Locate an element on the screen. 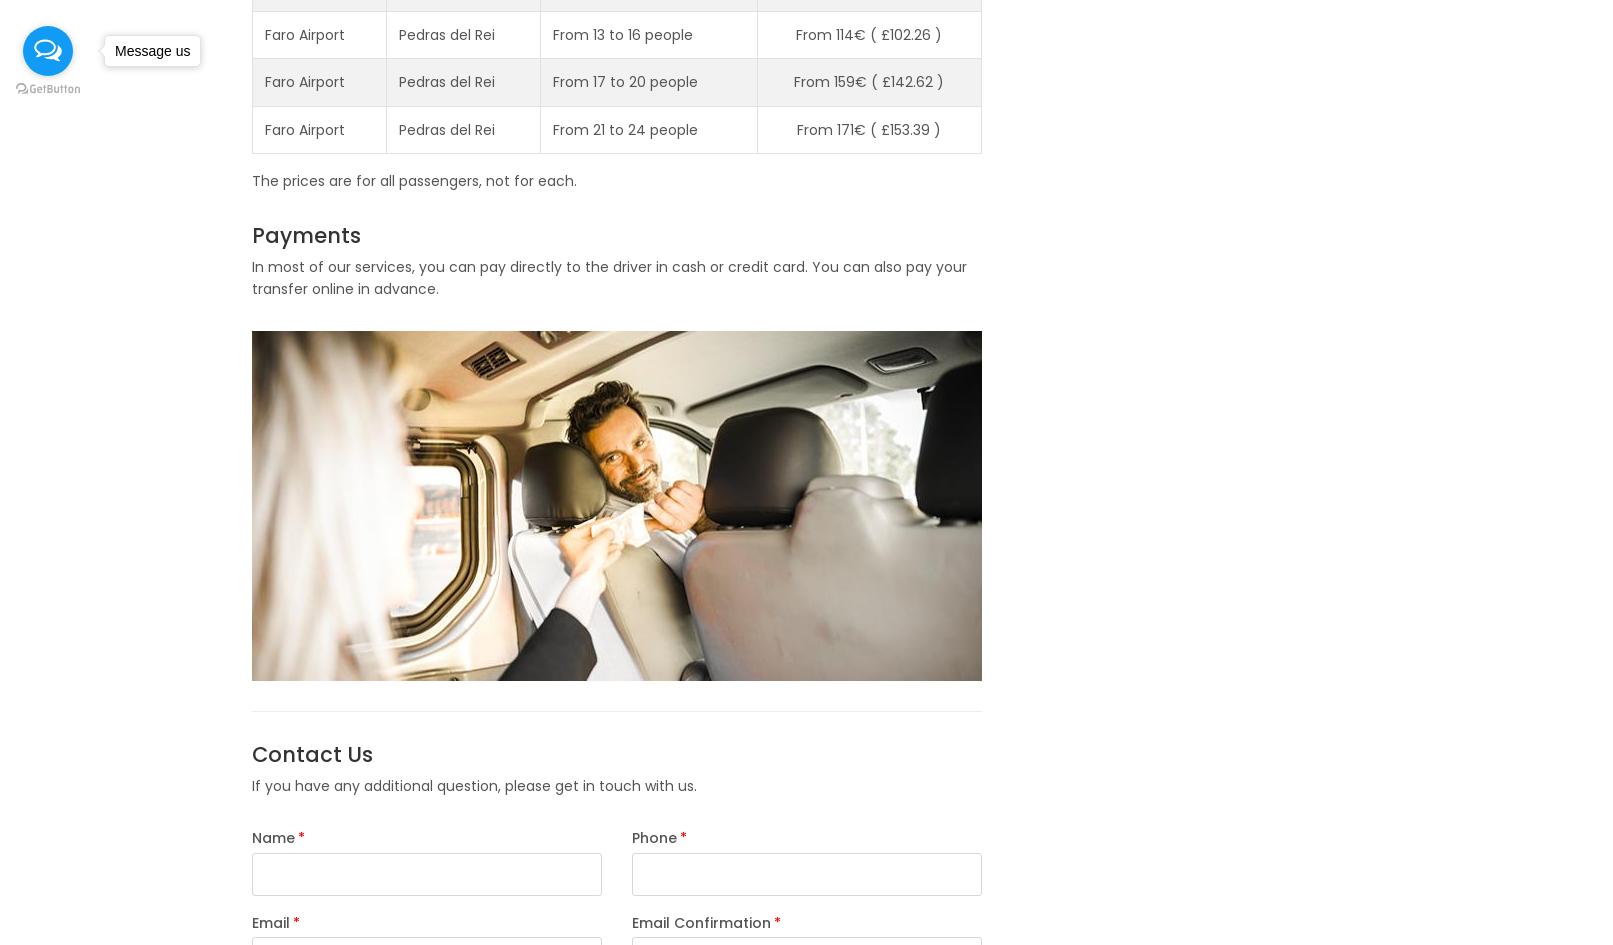 Image resolution: width=1613 pixels, height=945 pixels. 'The prices are for all passengers, not for each.' is located at coordinates (249, 180).